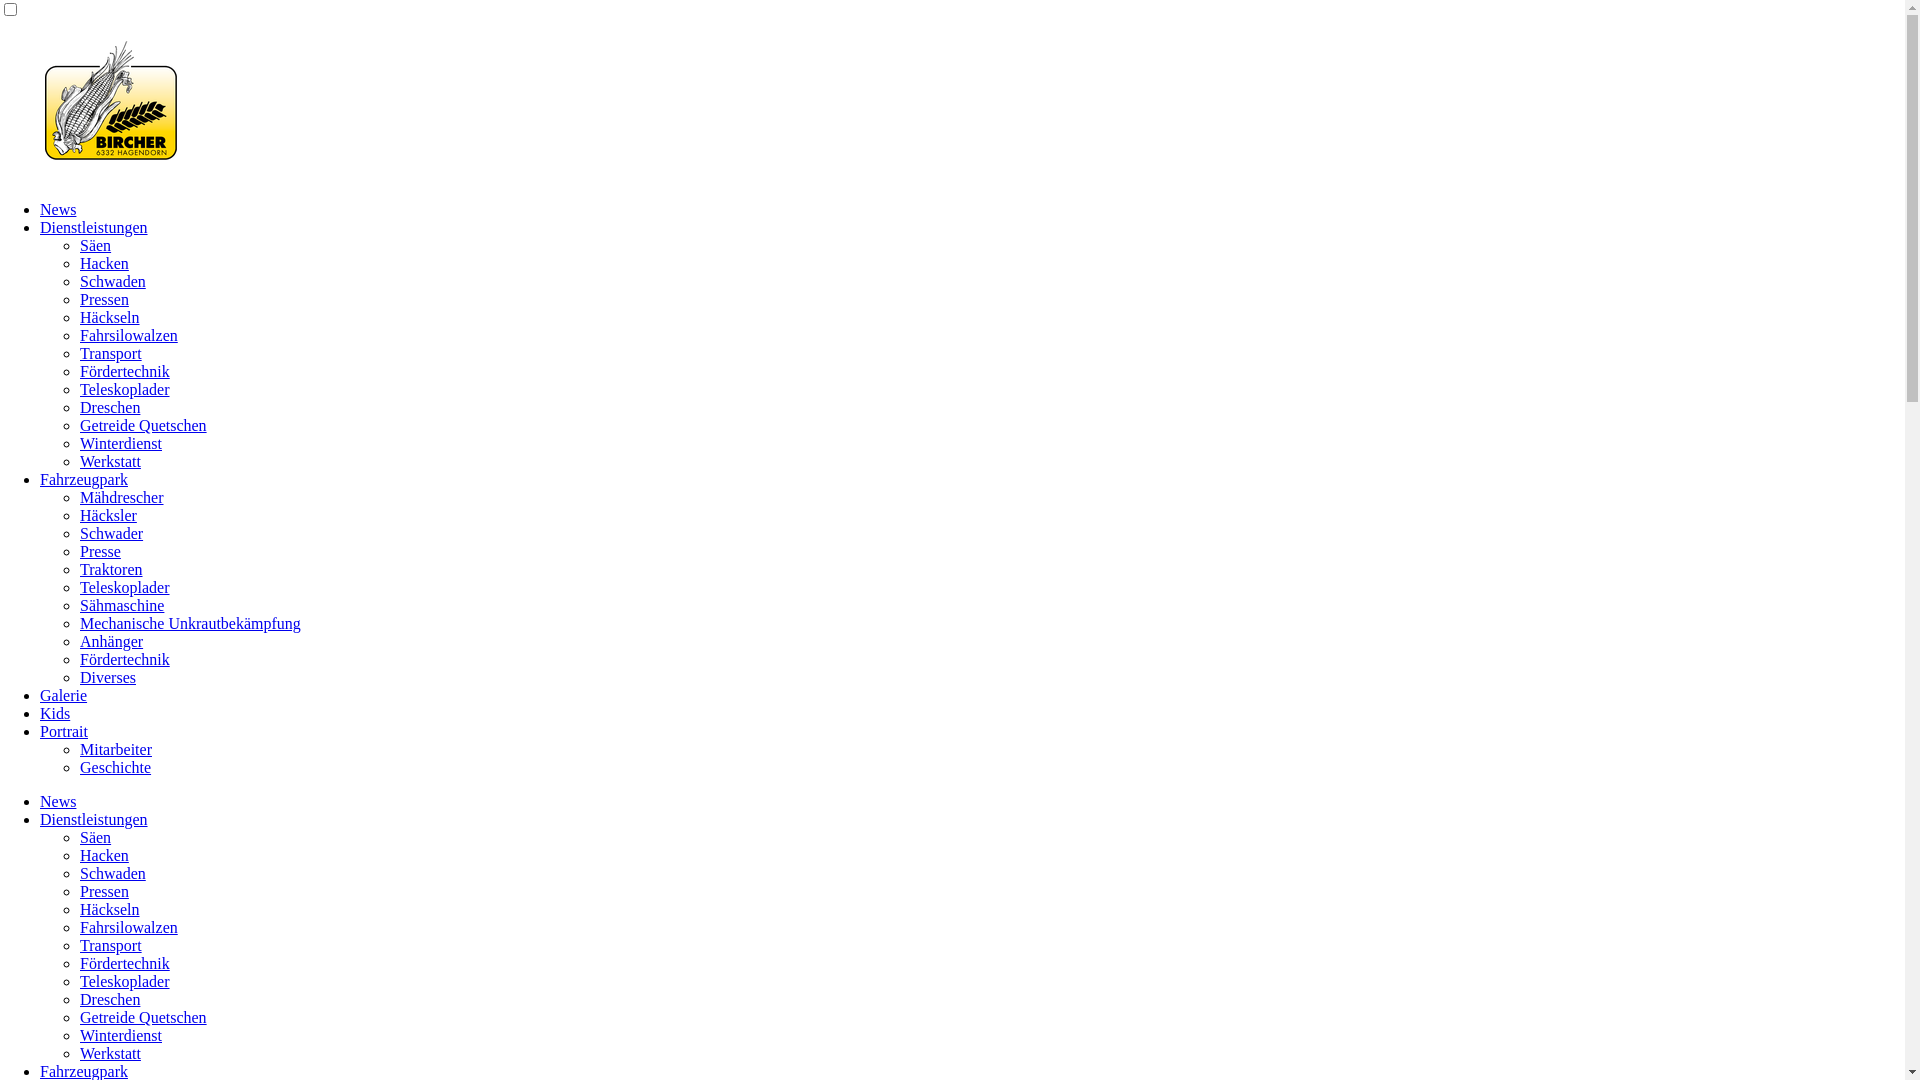 The width and height of the screenshot is (1920, 1080). Describe the element at coordinates (106, 676) in the screenshot. I see `'Diverses'` at that location.